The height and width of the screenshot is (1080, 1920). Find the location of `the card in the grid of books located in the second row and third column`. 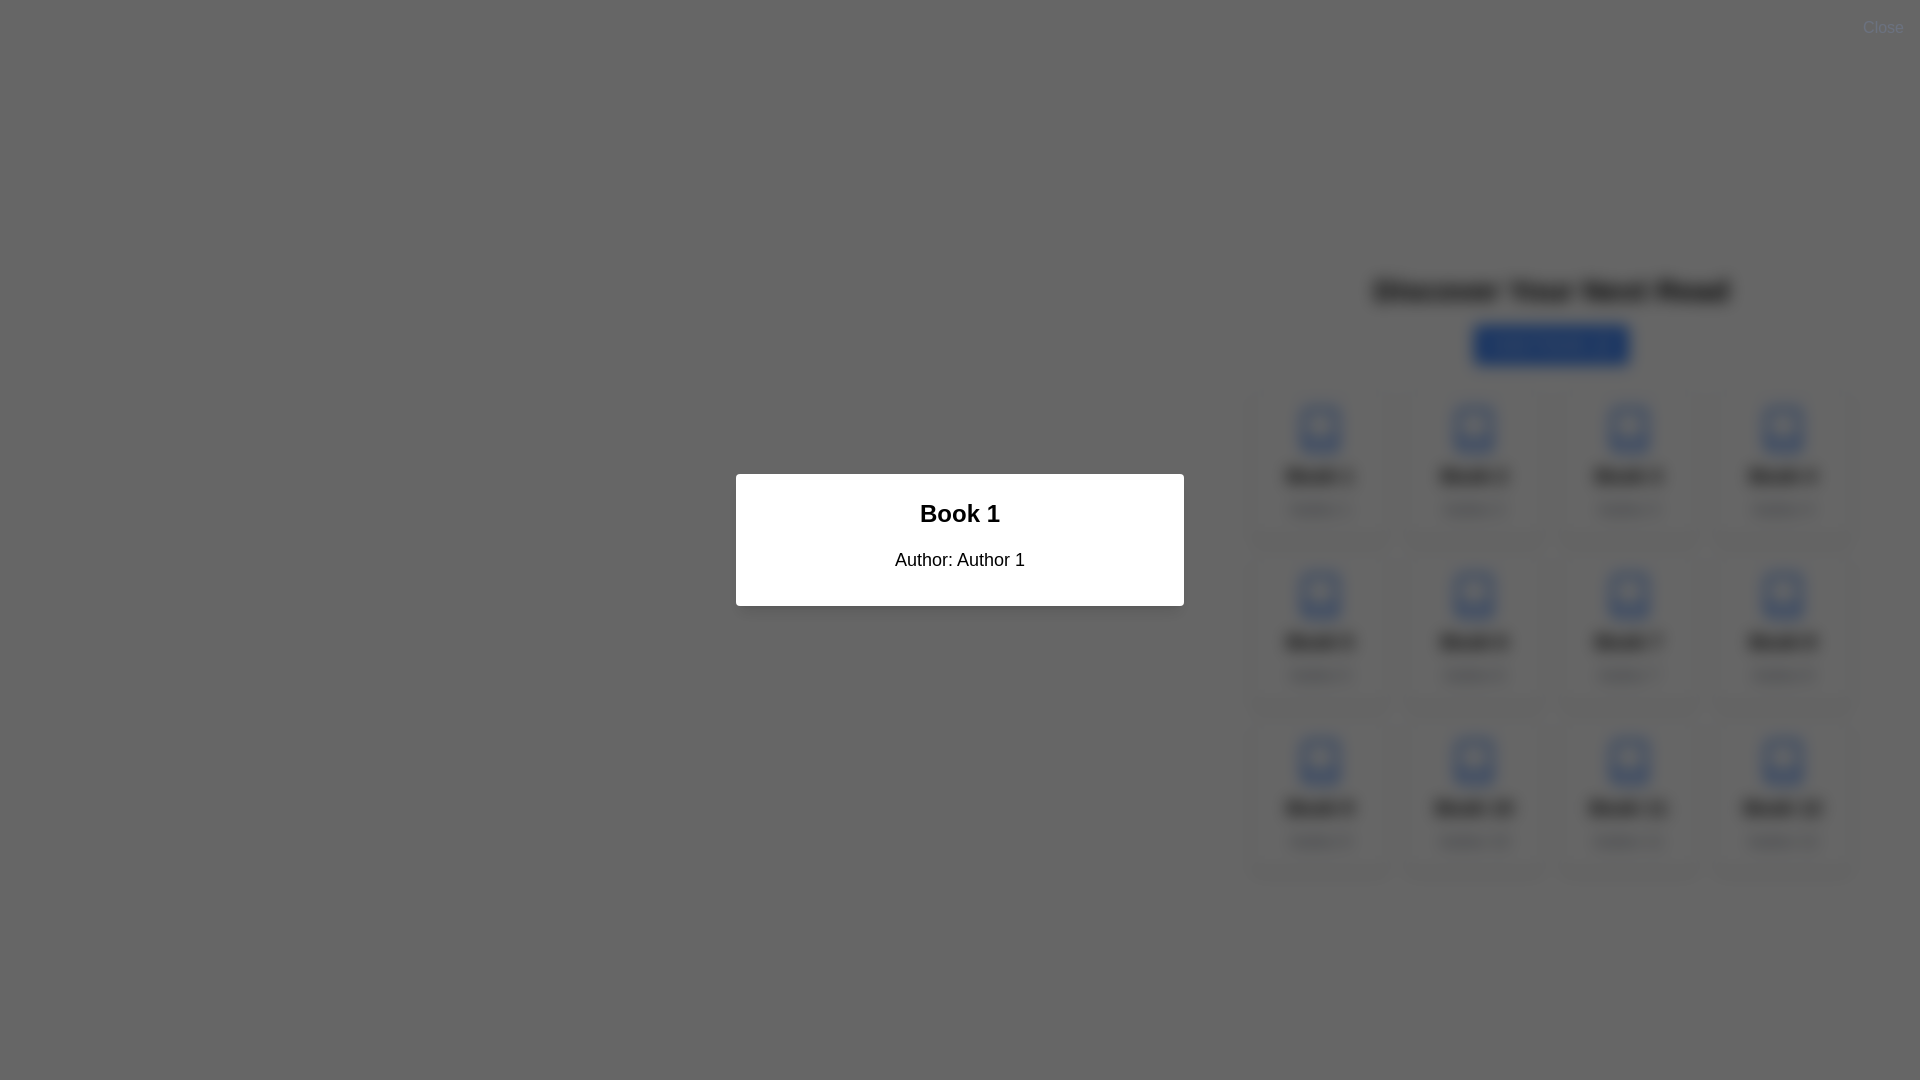

the card in the grid of books located in the second row and third column is located at coordinates (1550, 628).